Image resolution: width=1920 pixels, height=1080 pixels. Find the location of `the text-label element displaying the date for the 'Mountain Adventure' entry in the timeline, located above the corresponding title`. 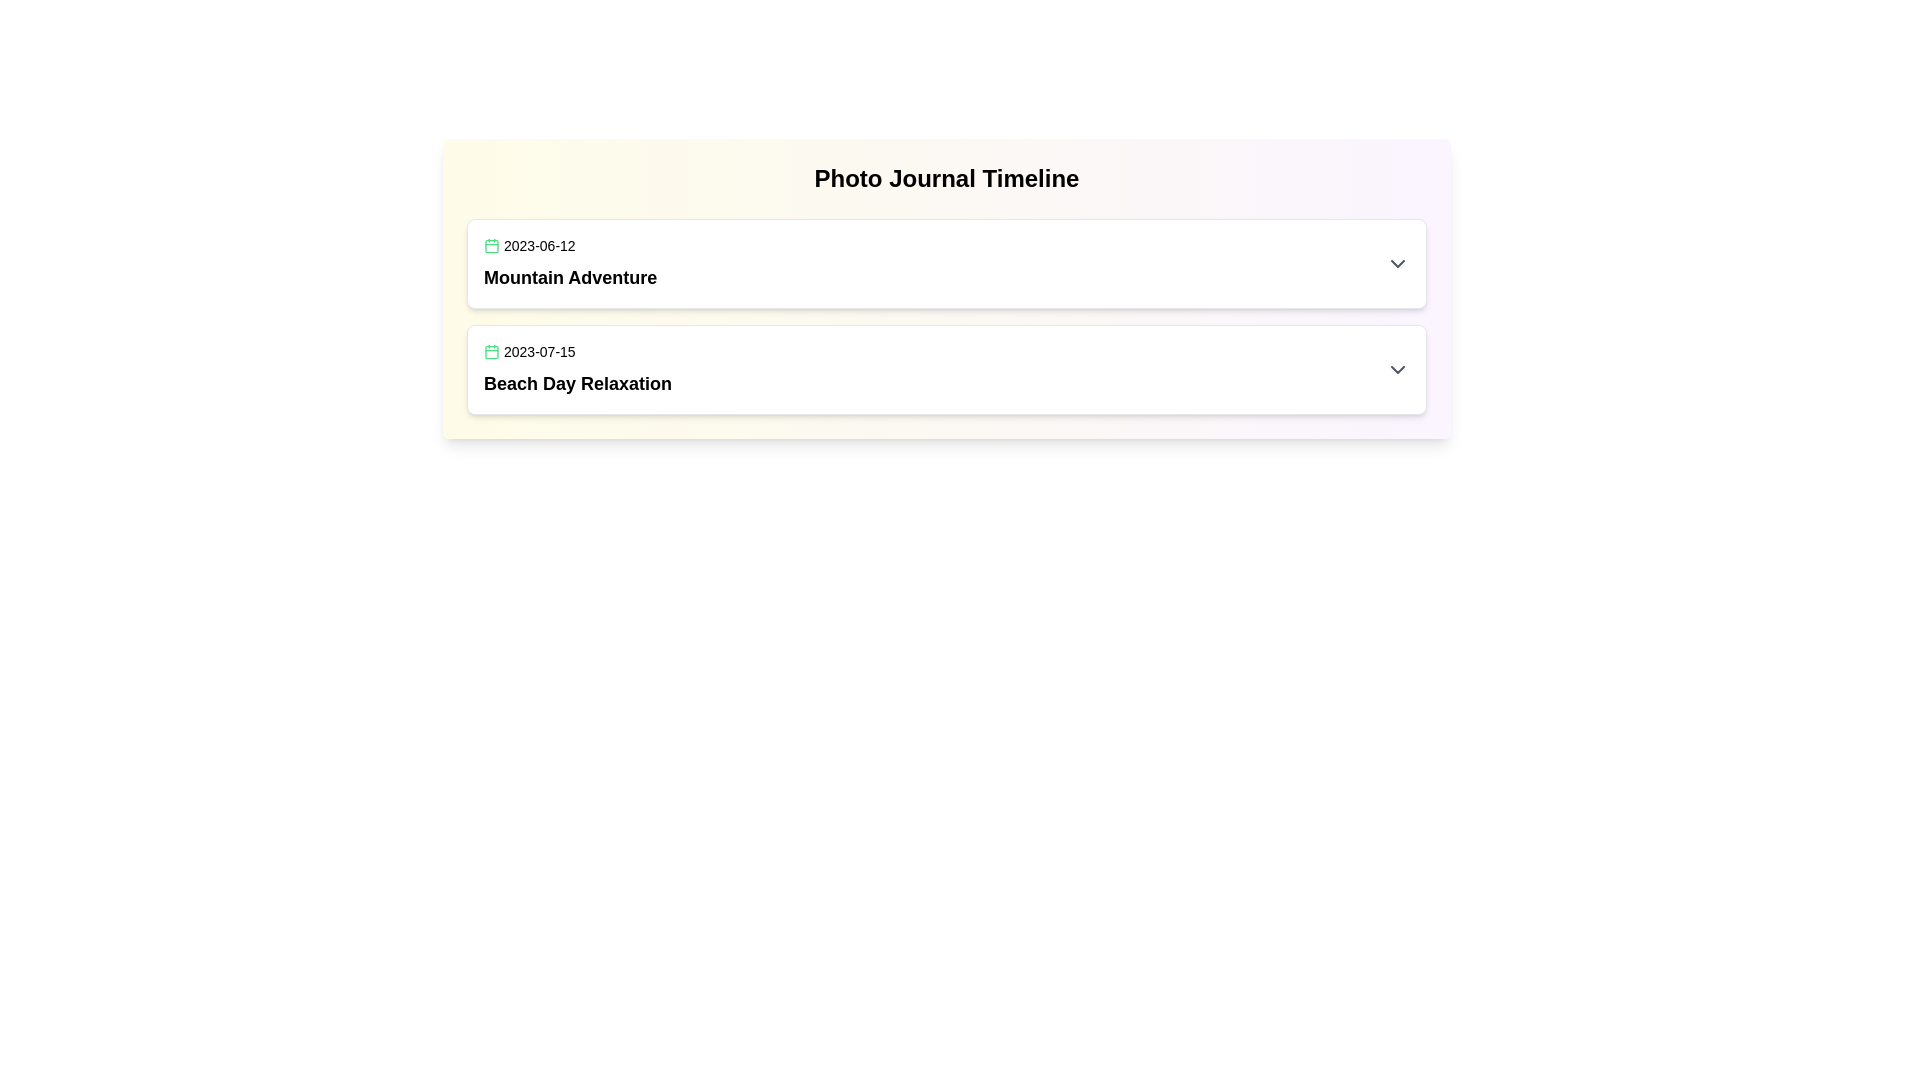

the text-label element displaying the date for the 'Mountain Adventure' entry in the timeline, located above the corresponding title is located at coordinates (569, 245).